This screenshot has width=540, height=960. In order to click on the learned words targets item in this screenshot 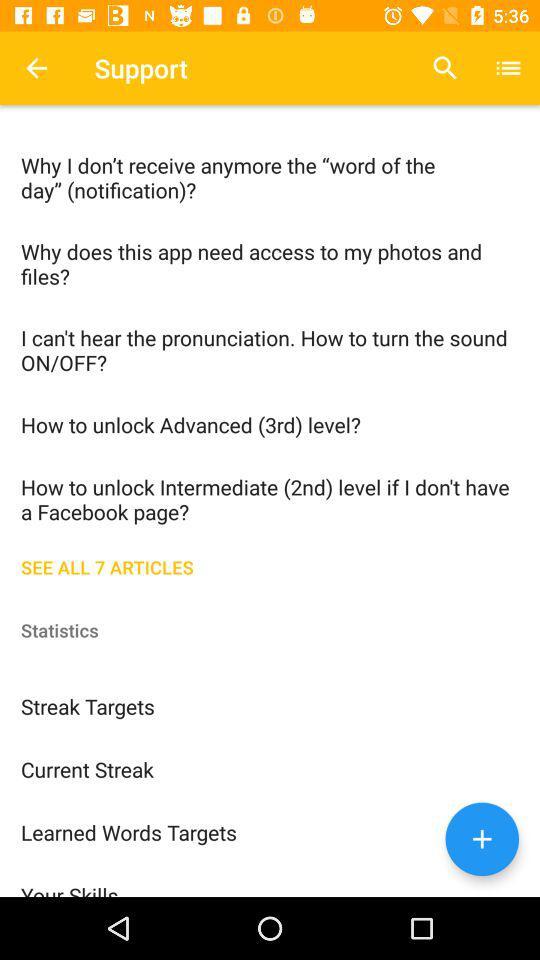, I will do `click(270, 831)`.